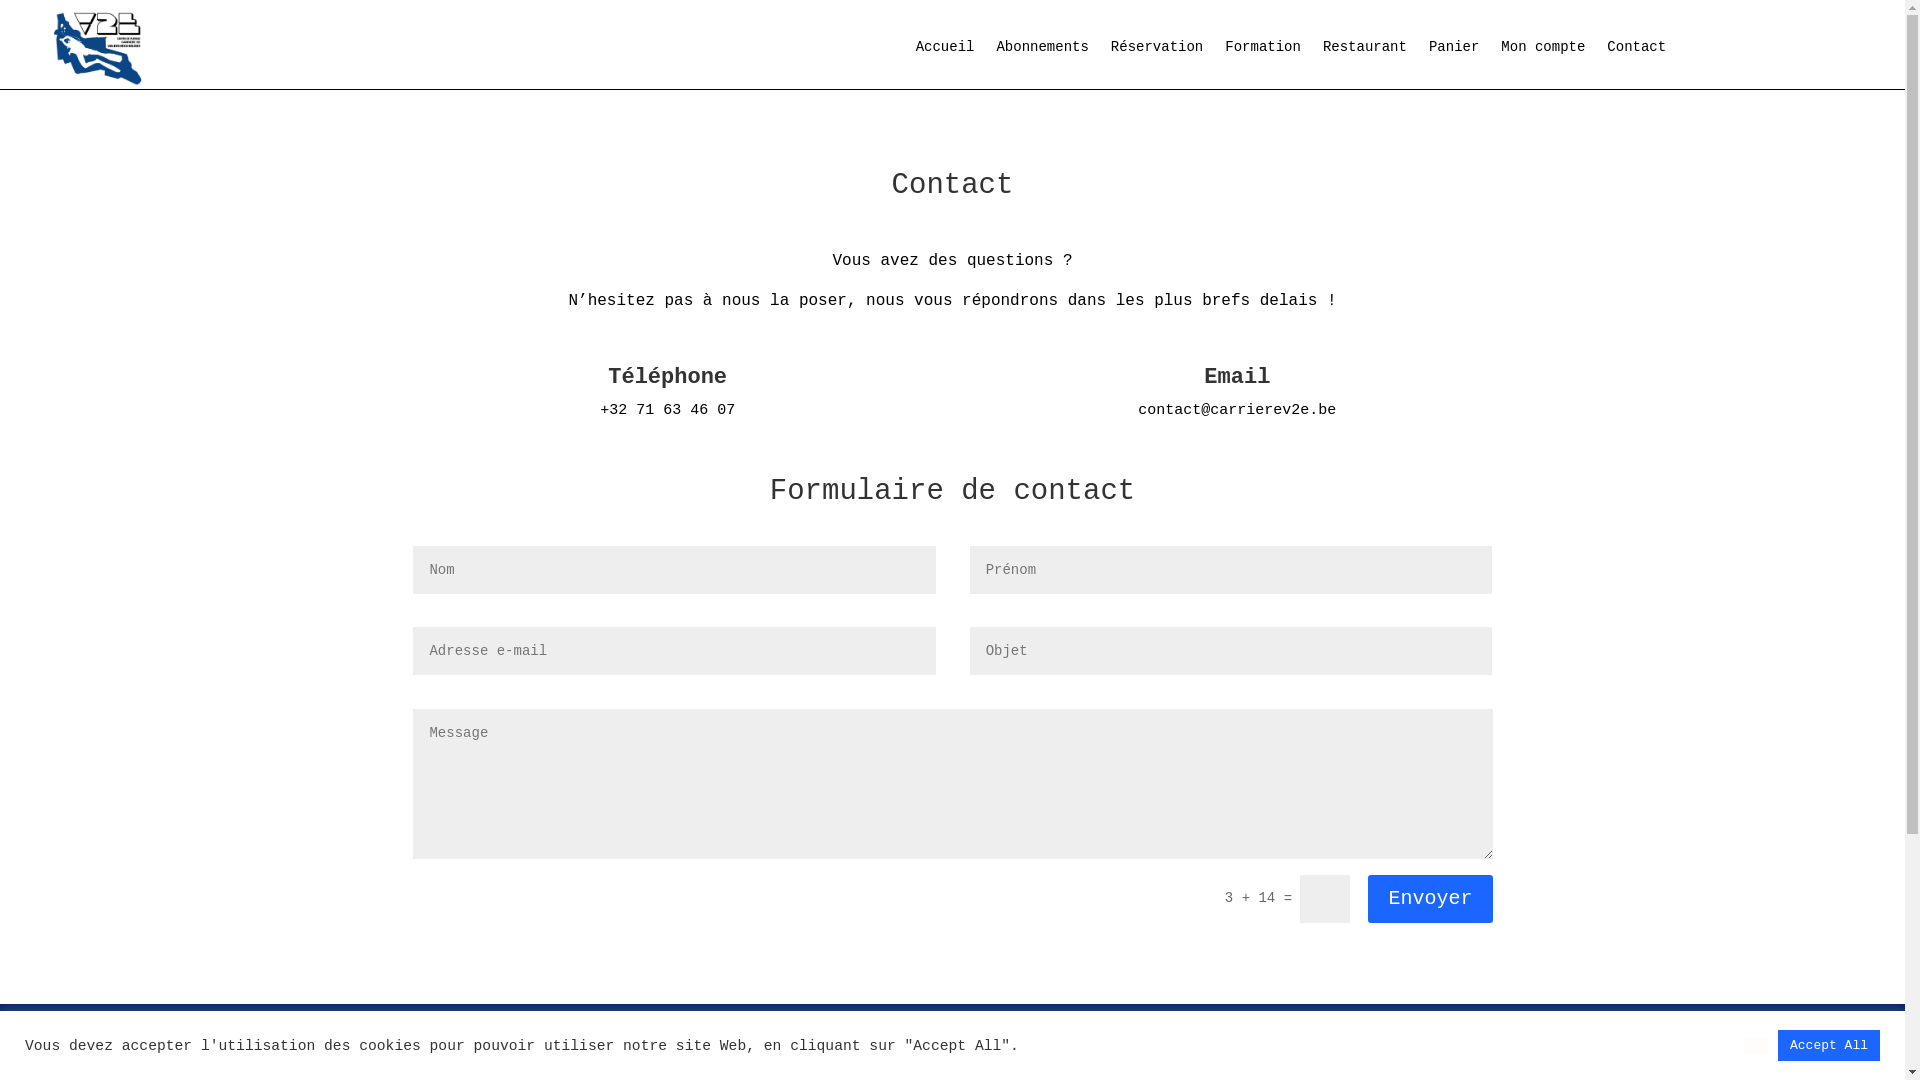 The image size is (1920, 1080). What do you see at coordinates (1541, 49) in the screenshot?
I see `'Mon compte'` at bounding box center [1541, 49].